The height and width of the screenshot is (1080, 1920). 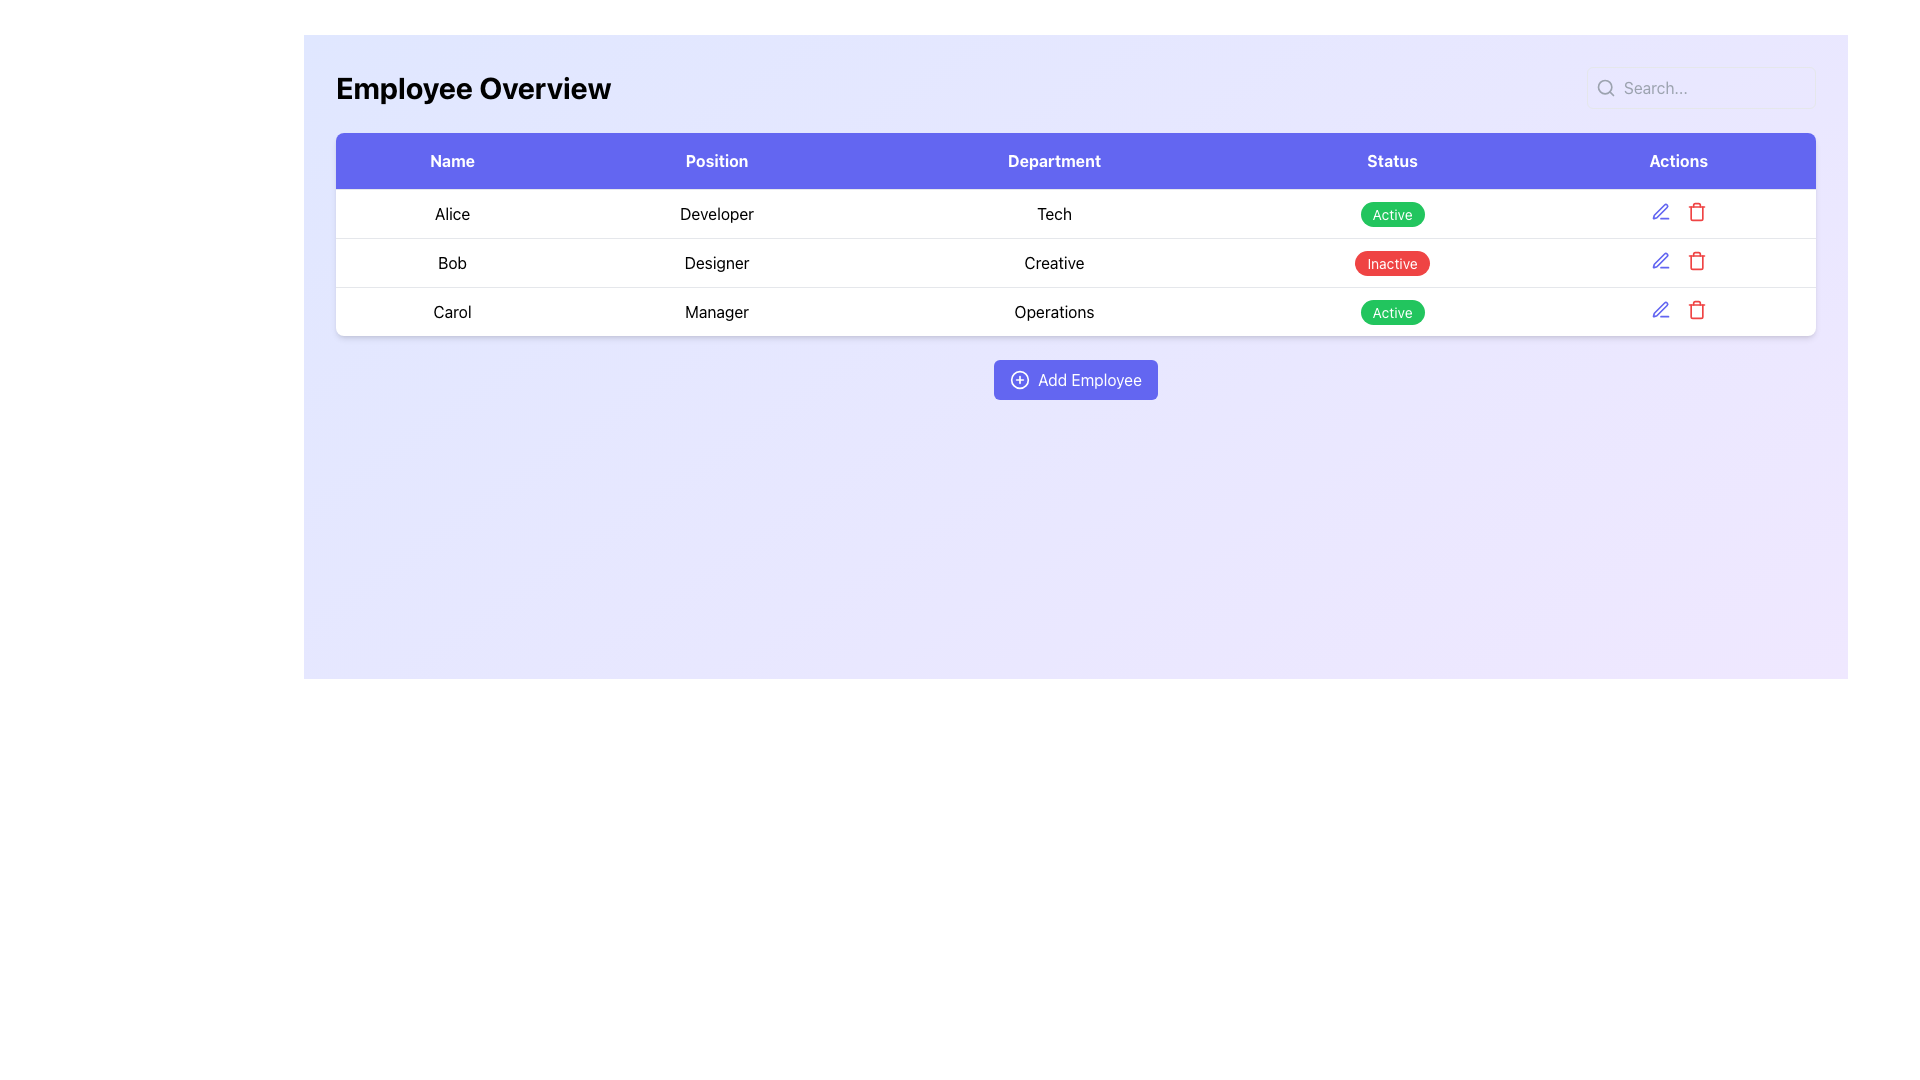 What do you see at coordinates (451, 213) in the screenshot?
I see `text content 'Alice' from the first column and first row of the employee information table, which is adjacent to the 'Developer' text in the Position column` at bounding box center [451, 213].